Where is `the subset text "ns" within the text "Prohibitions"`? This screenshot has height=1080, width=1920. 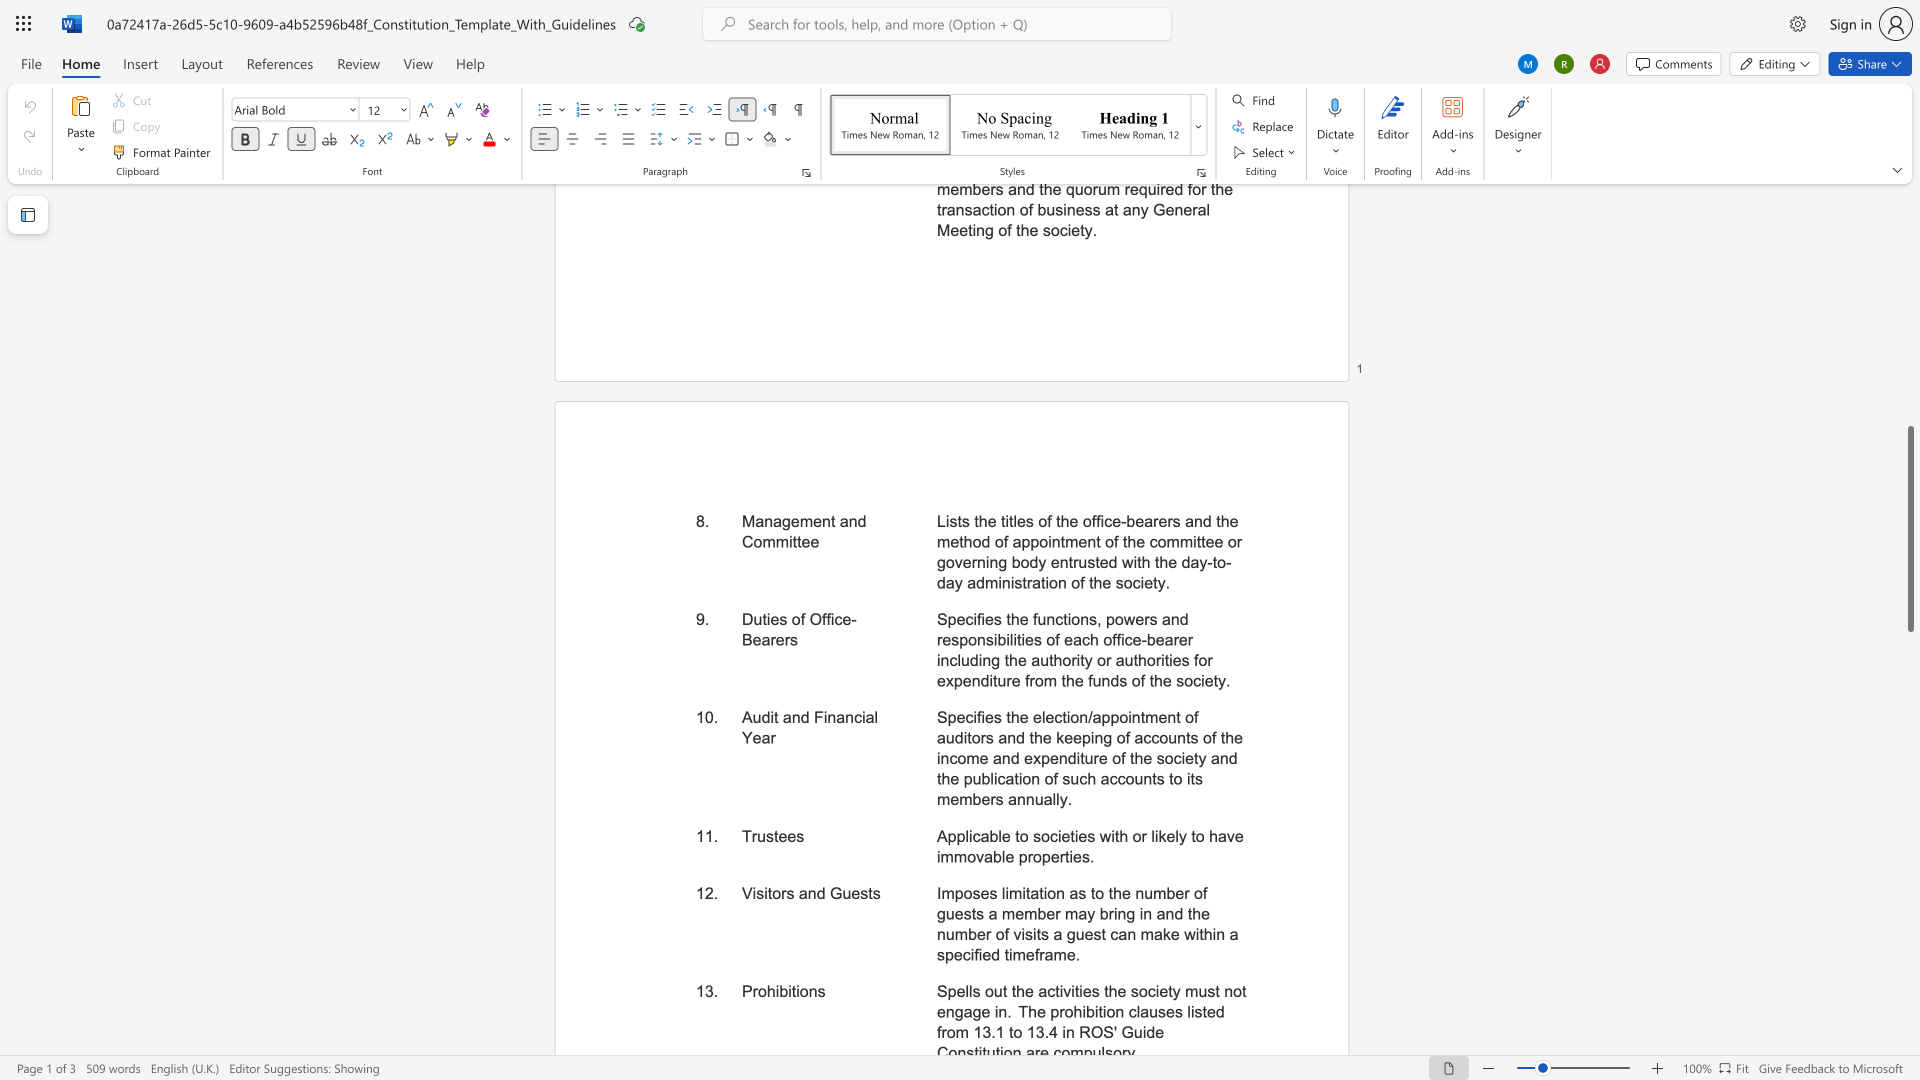 the subset text "ns" within the text "Prohibitions" is located at coordinates (808, 991).